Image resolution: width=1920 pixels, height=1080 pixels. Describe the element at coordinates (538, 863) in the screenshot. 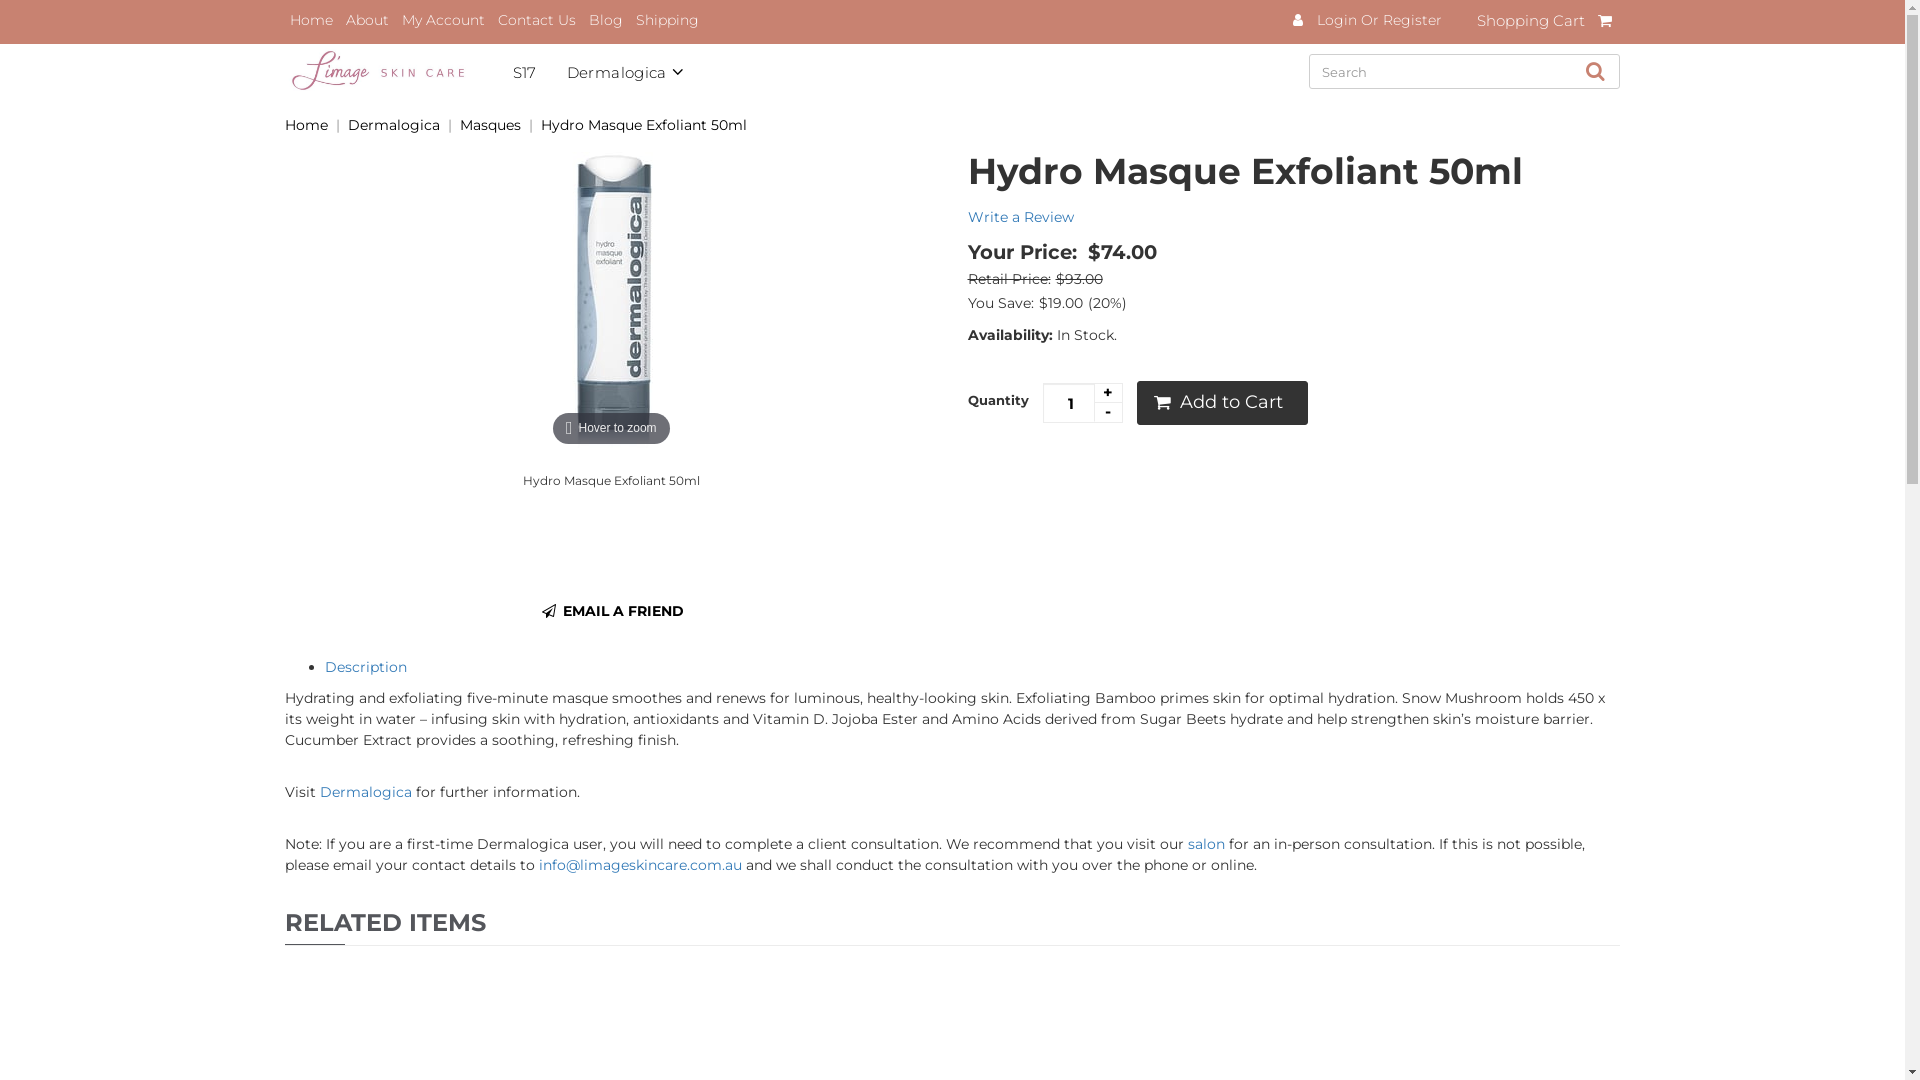

I see `'info@limageskincare.com.au'` at that location.